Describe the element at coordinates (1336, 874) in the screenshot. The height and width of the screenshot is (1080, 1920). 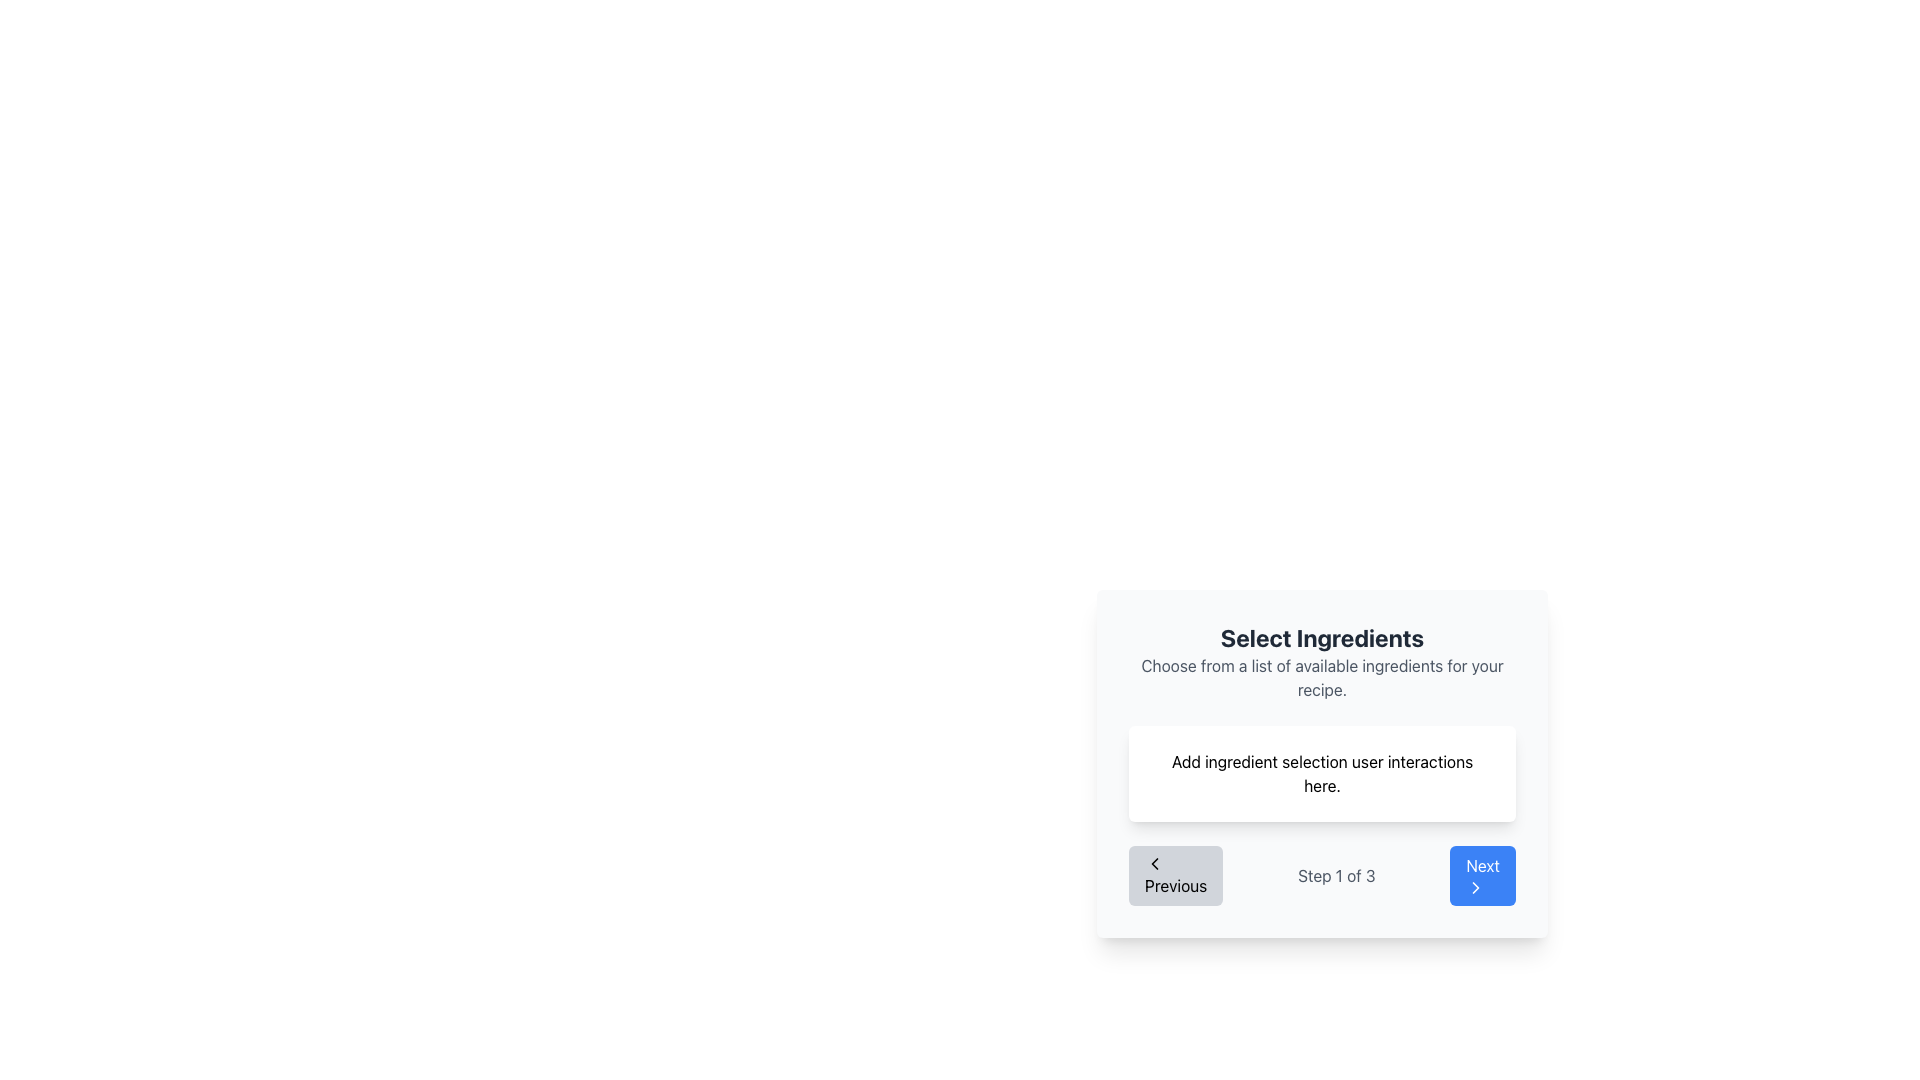
I see `the progress indicator Text Label located at the center of the navigation bar, which displays the current step number and total steps in the process` at that location.